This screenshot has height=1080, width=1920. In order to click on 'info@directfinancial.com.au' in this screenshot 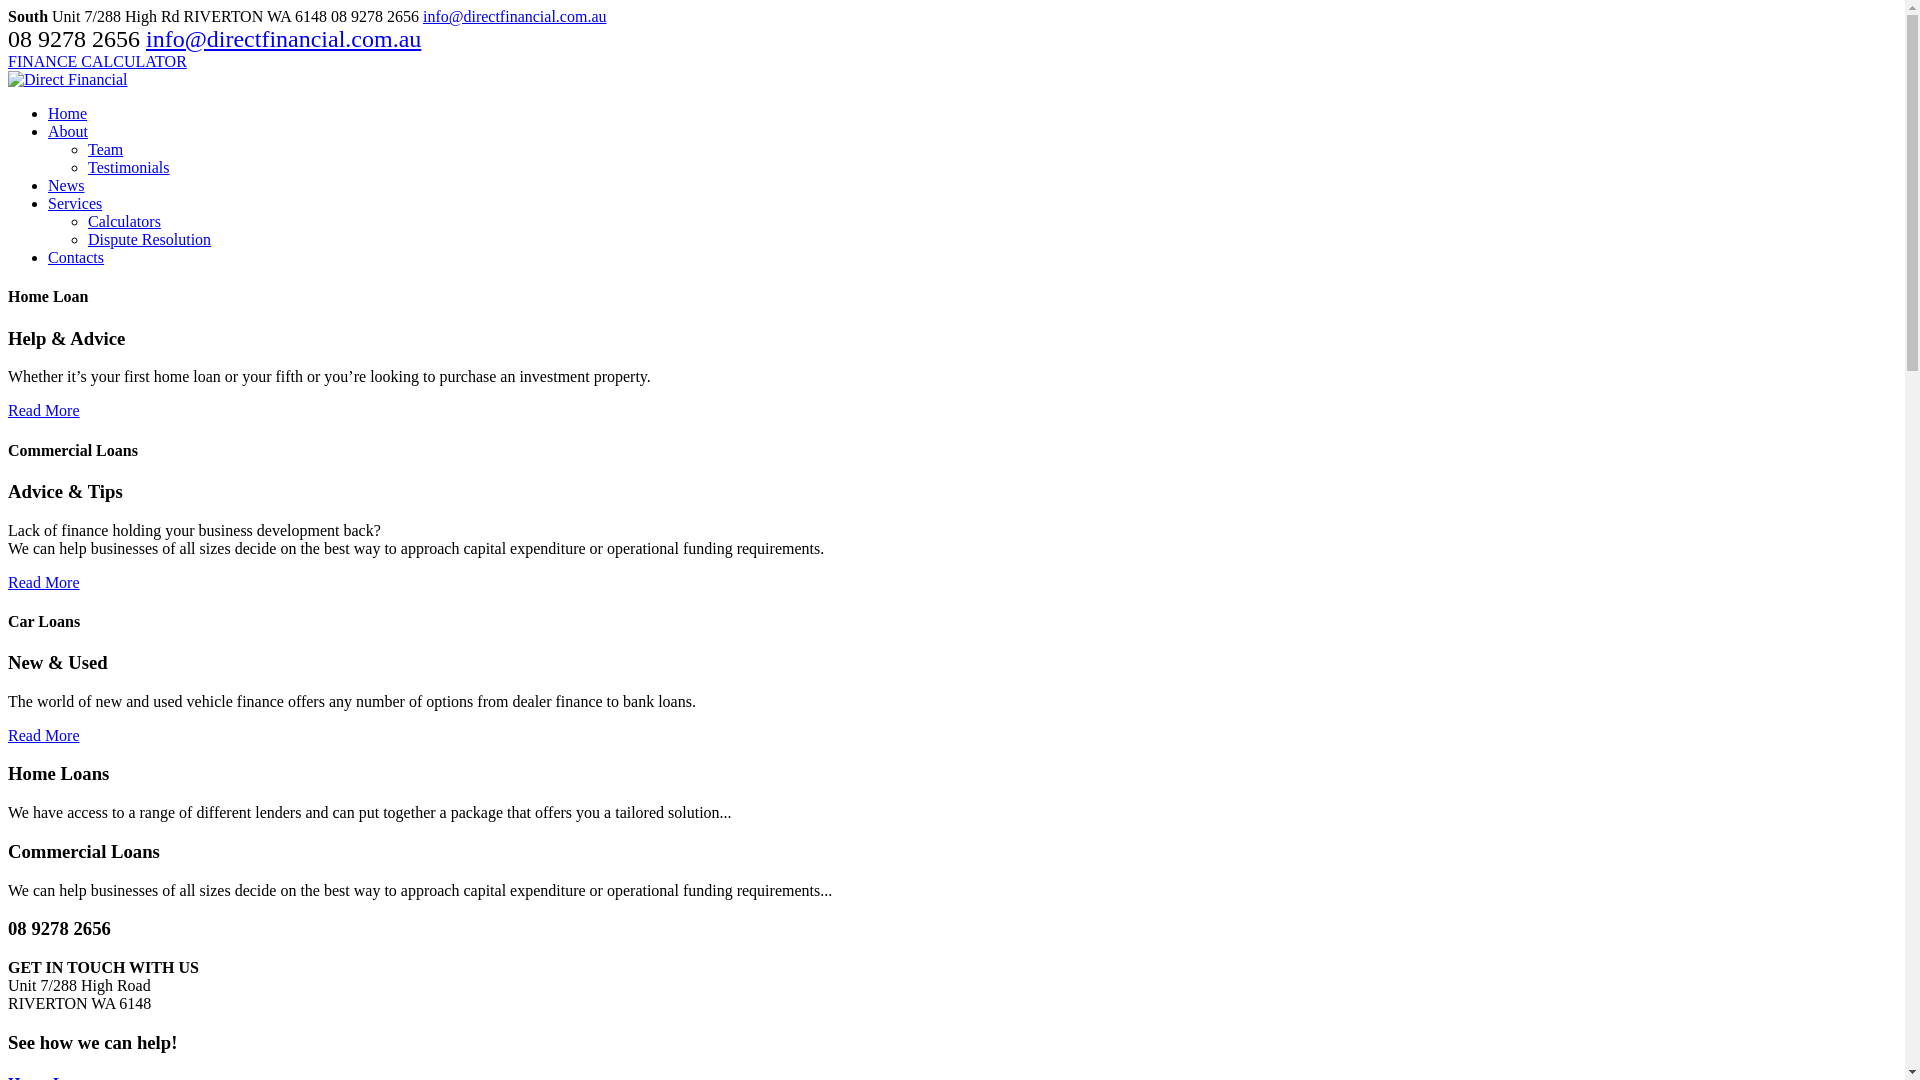, I will do `click(282, 38)`.